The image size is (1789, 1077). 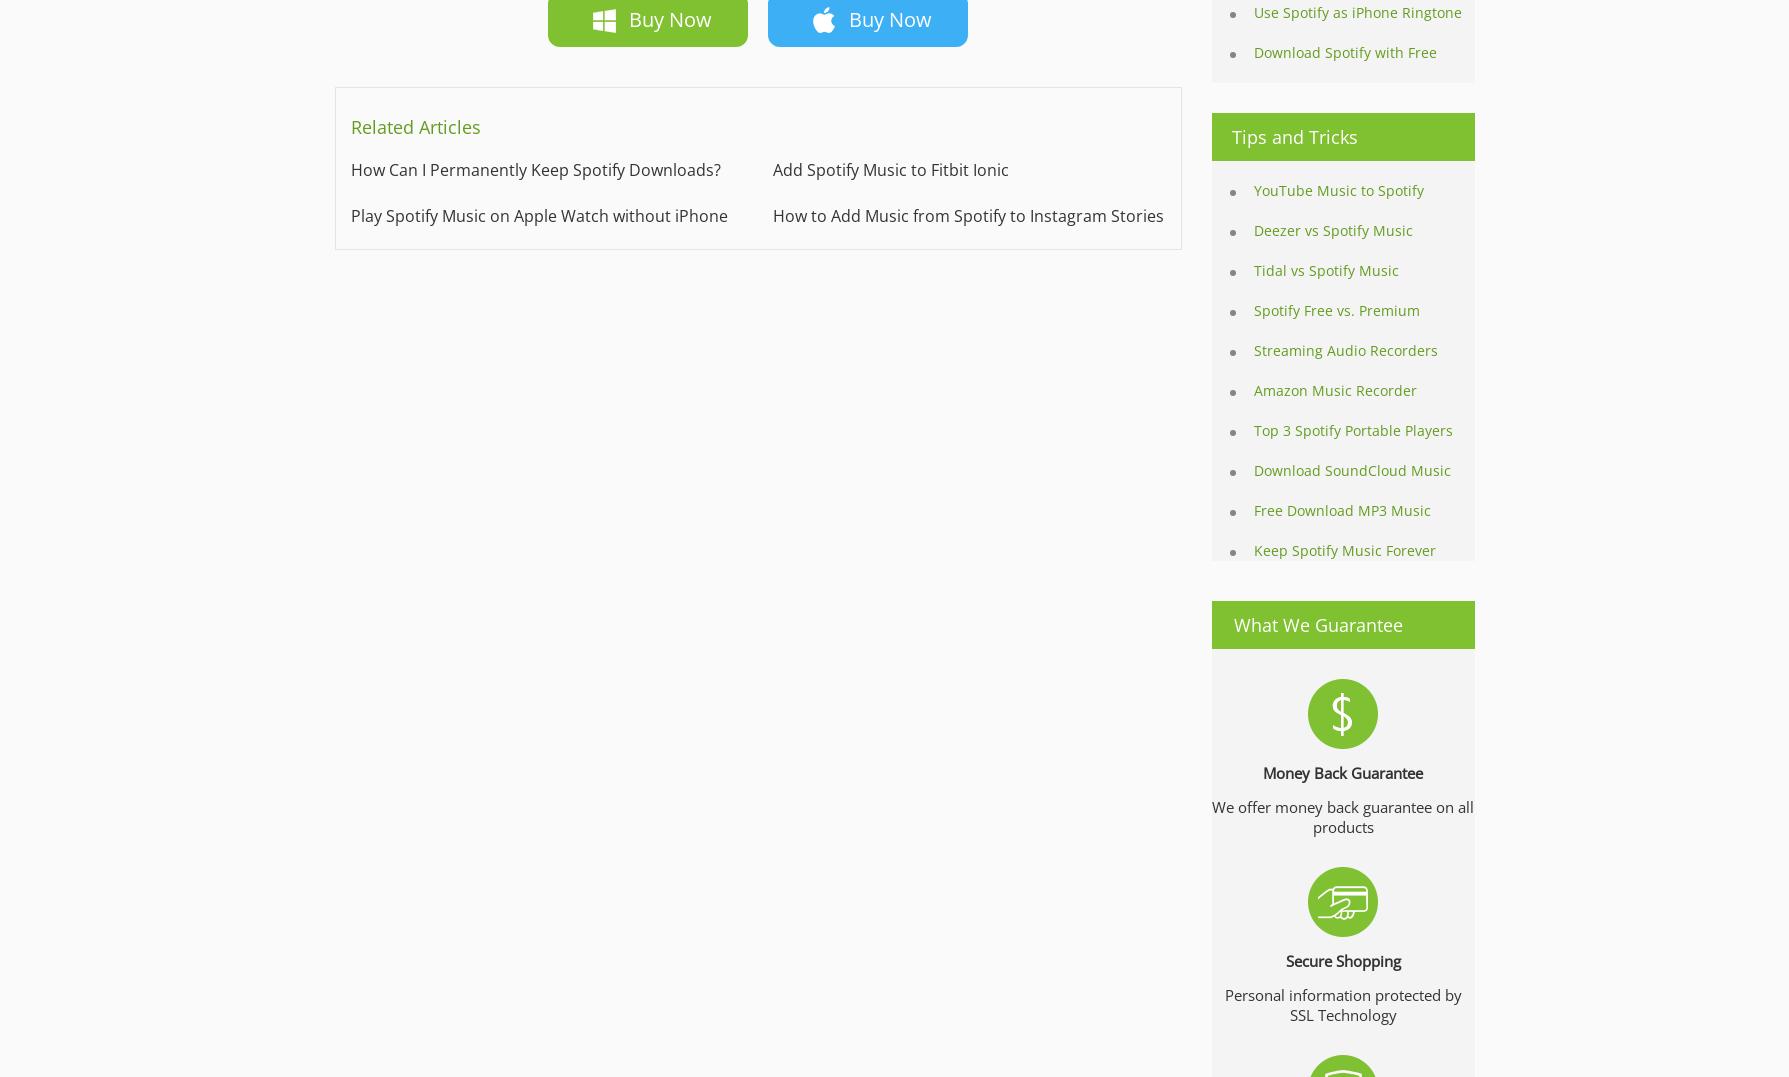 What do you see at coordinates (1254, 310) in the screenshot?
I see `'Spotify Free vs. Premium'` at bounding box center [1254, 310].